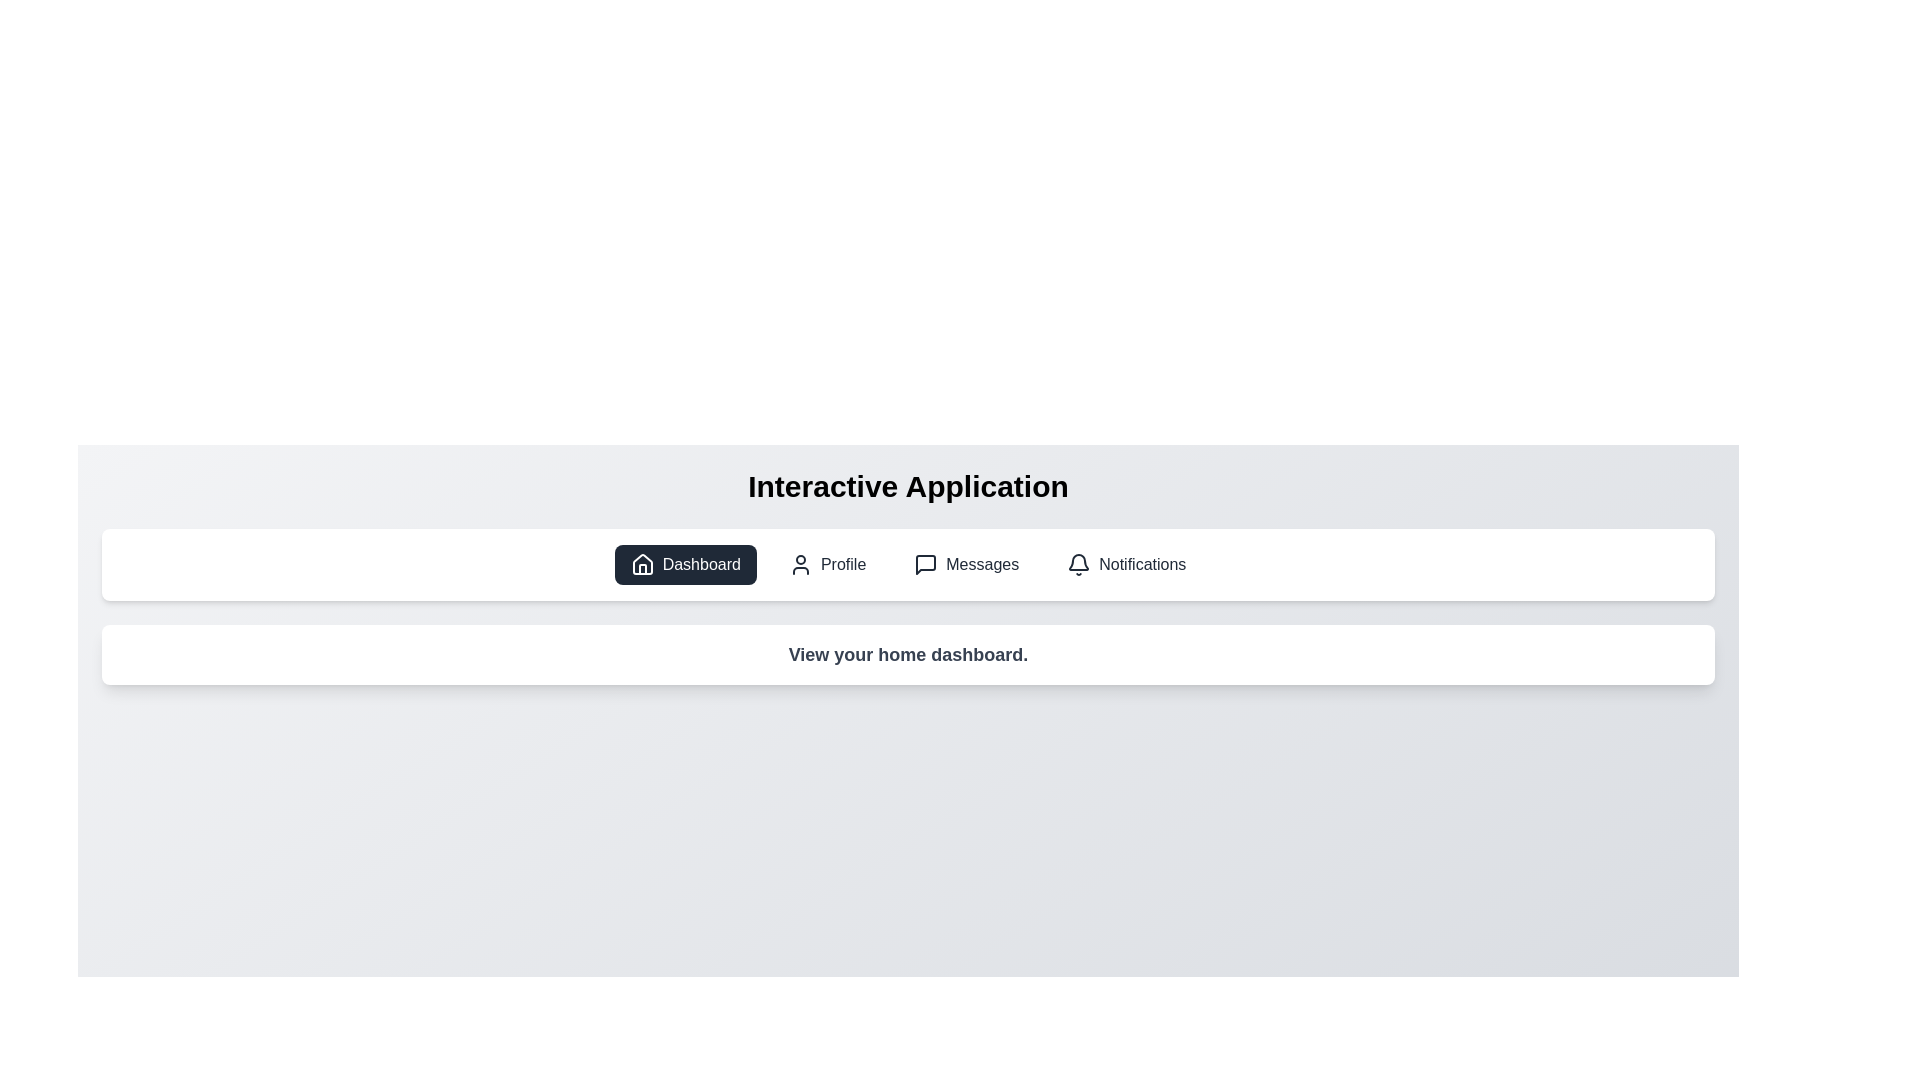 The height and width of the screenshot is (1080, 1920). What do you see at coordinates (1126, 564) in the screenshot?
I see `the tab associated with Notifications to inspect its icon` at bounding box center [1126, 564].